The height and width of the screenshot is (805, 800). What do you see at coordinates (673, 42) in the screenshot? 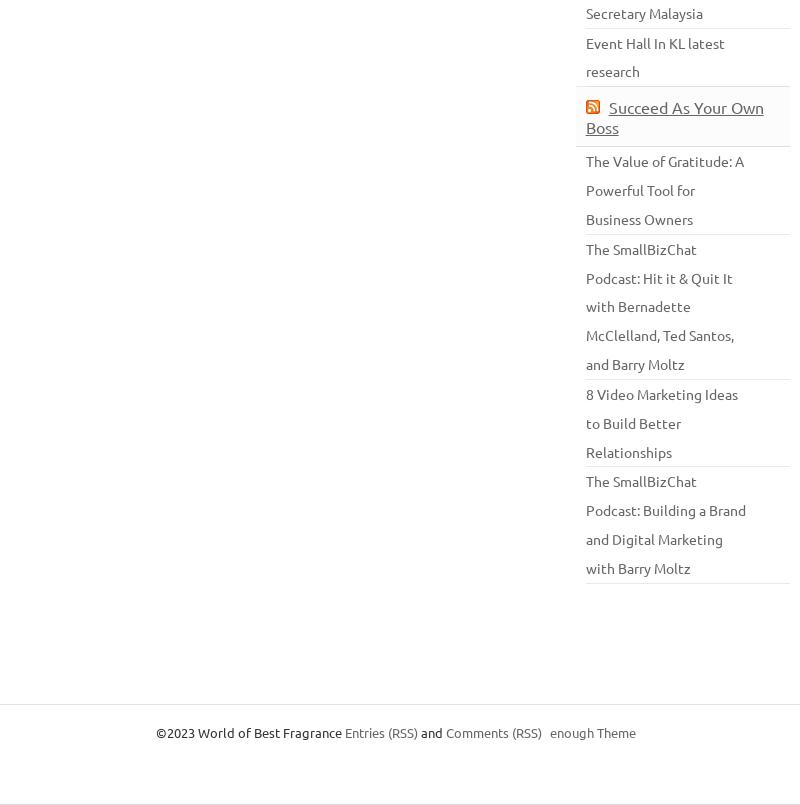
I see `'K'` at bounding box center [673, 42].